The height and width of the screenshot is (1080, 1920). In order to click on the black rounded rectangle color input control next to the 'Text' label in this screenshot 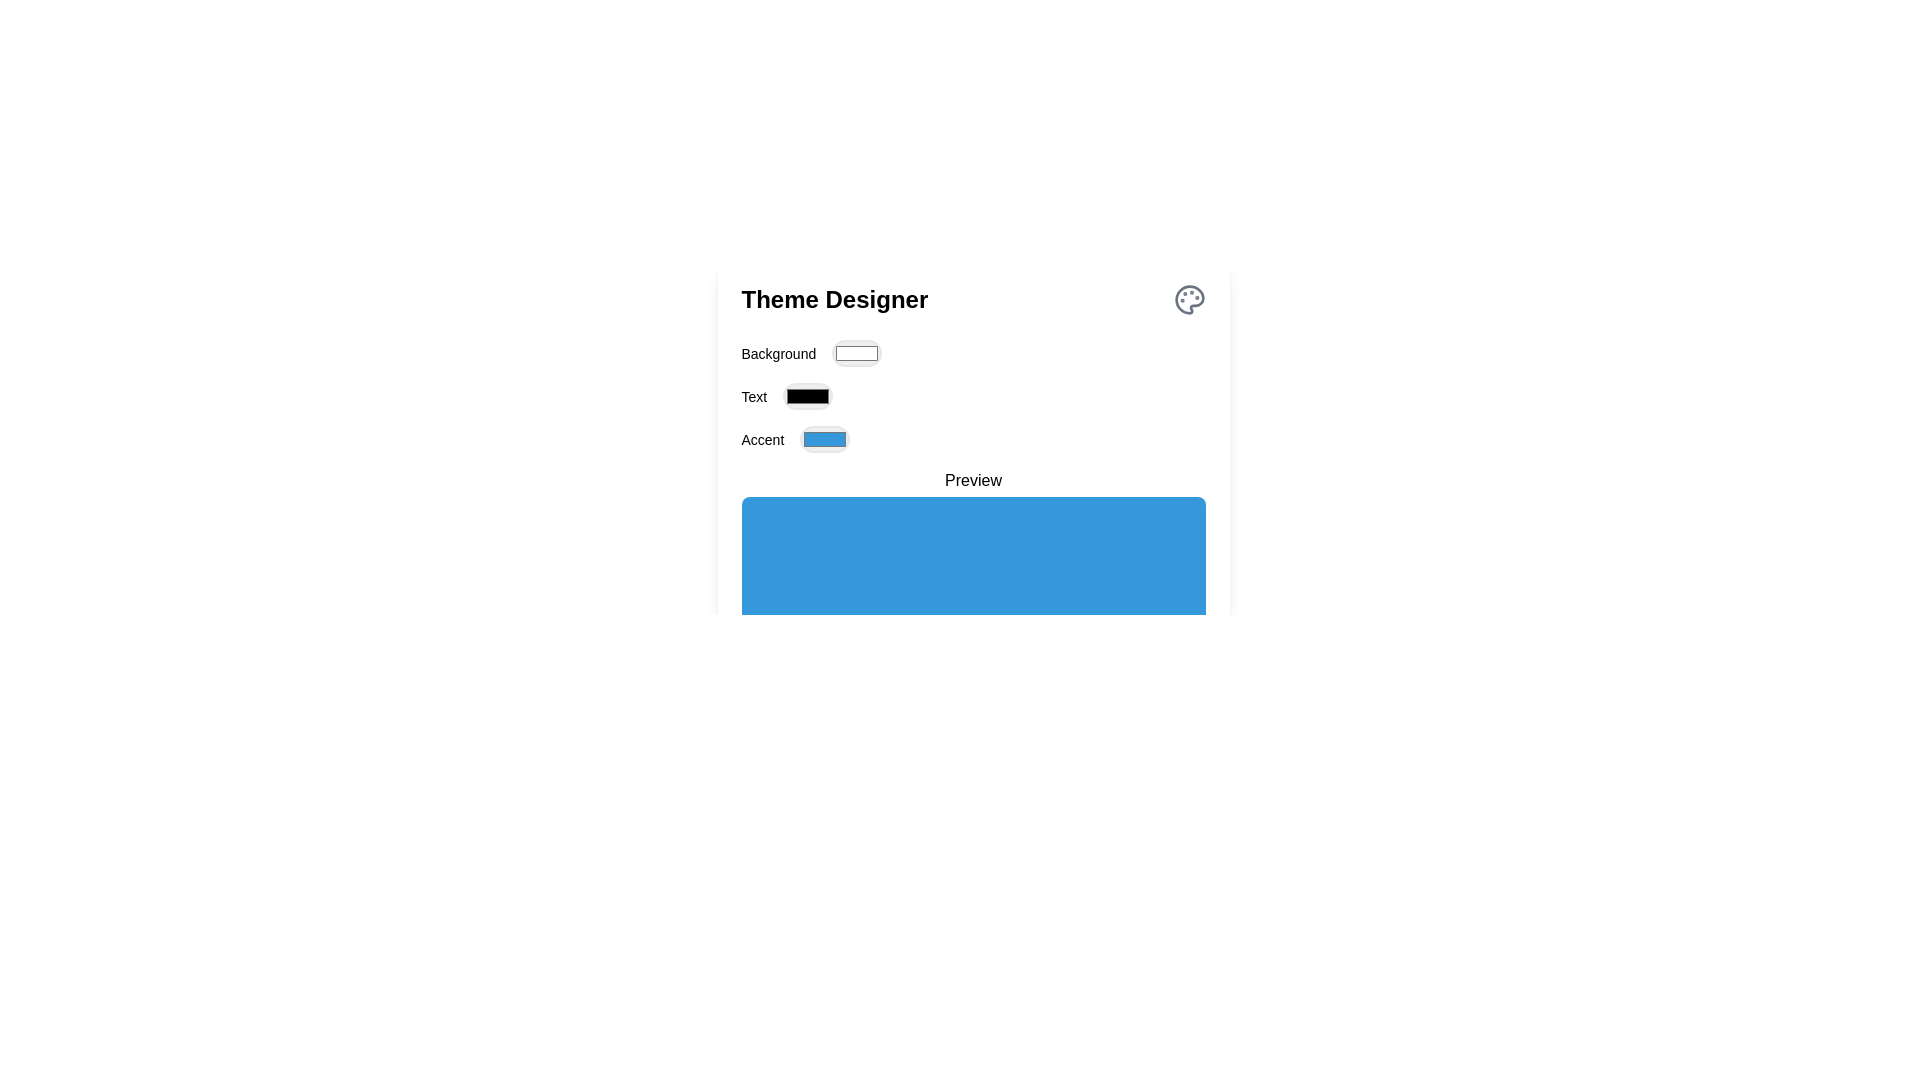, I will do `click(807, 396)`.